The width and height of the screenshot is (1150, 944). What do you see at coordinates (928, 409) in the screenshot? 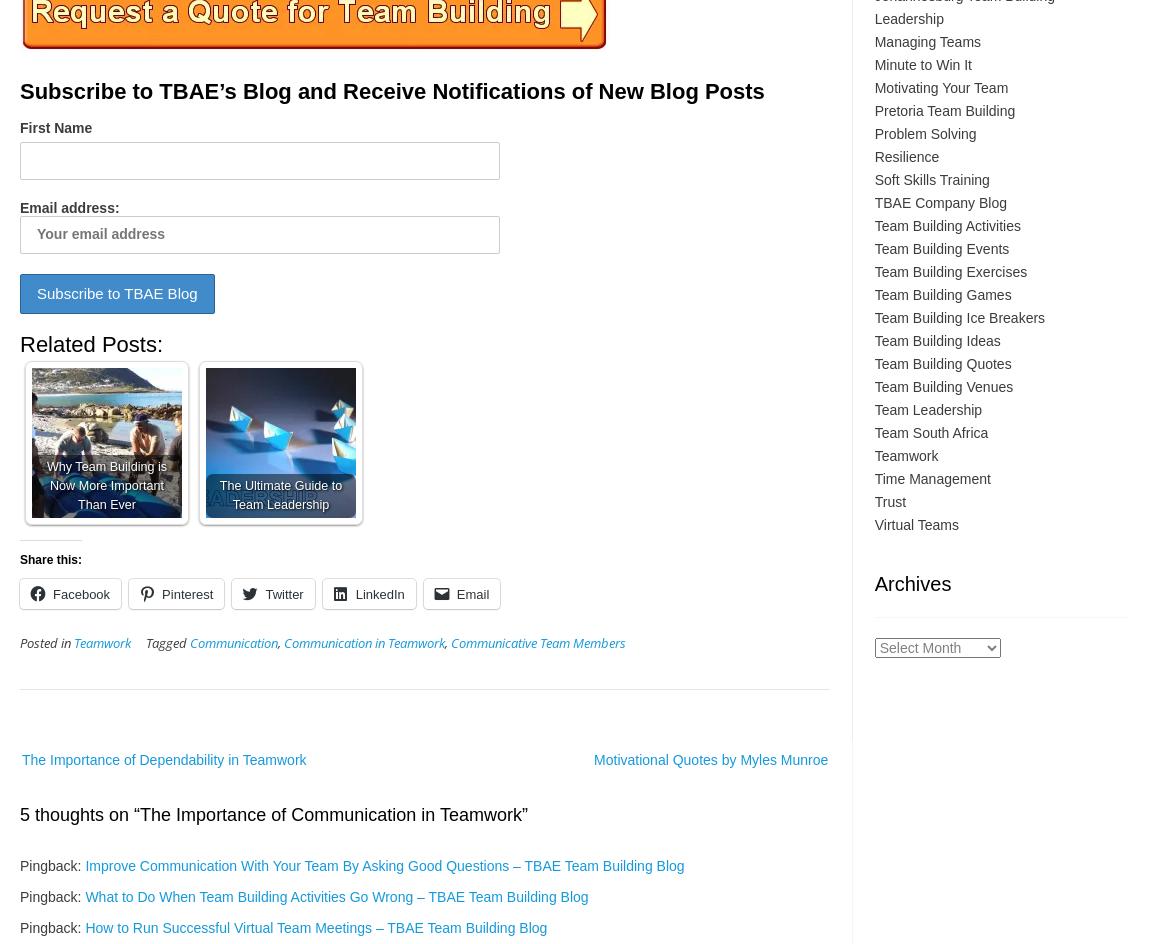
I see `'Team Leadership'` at bounding box center [928, 409].